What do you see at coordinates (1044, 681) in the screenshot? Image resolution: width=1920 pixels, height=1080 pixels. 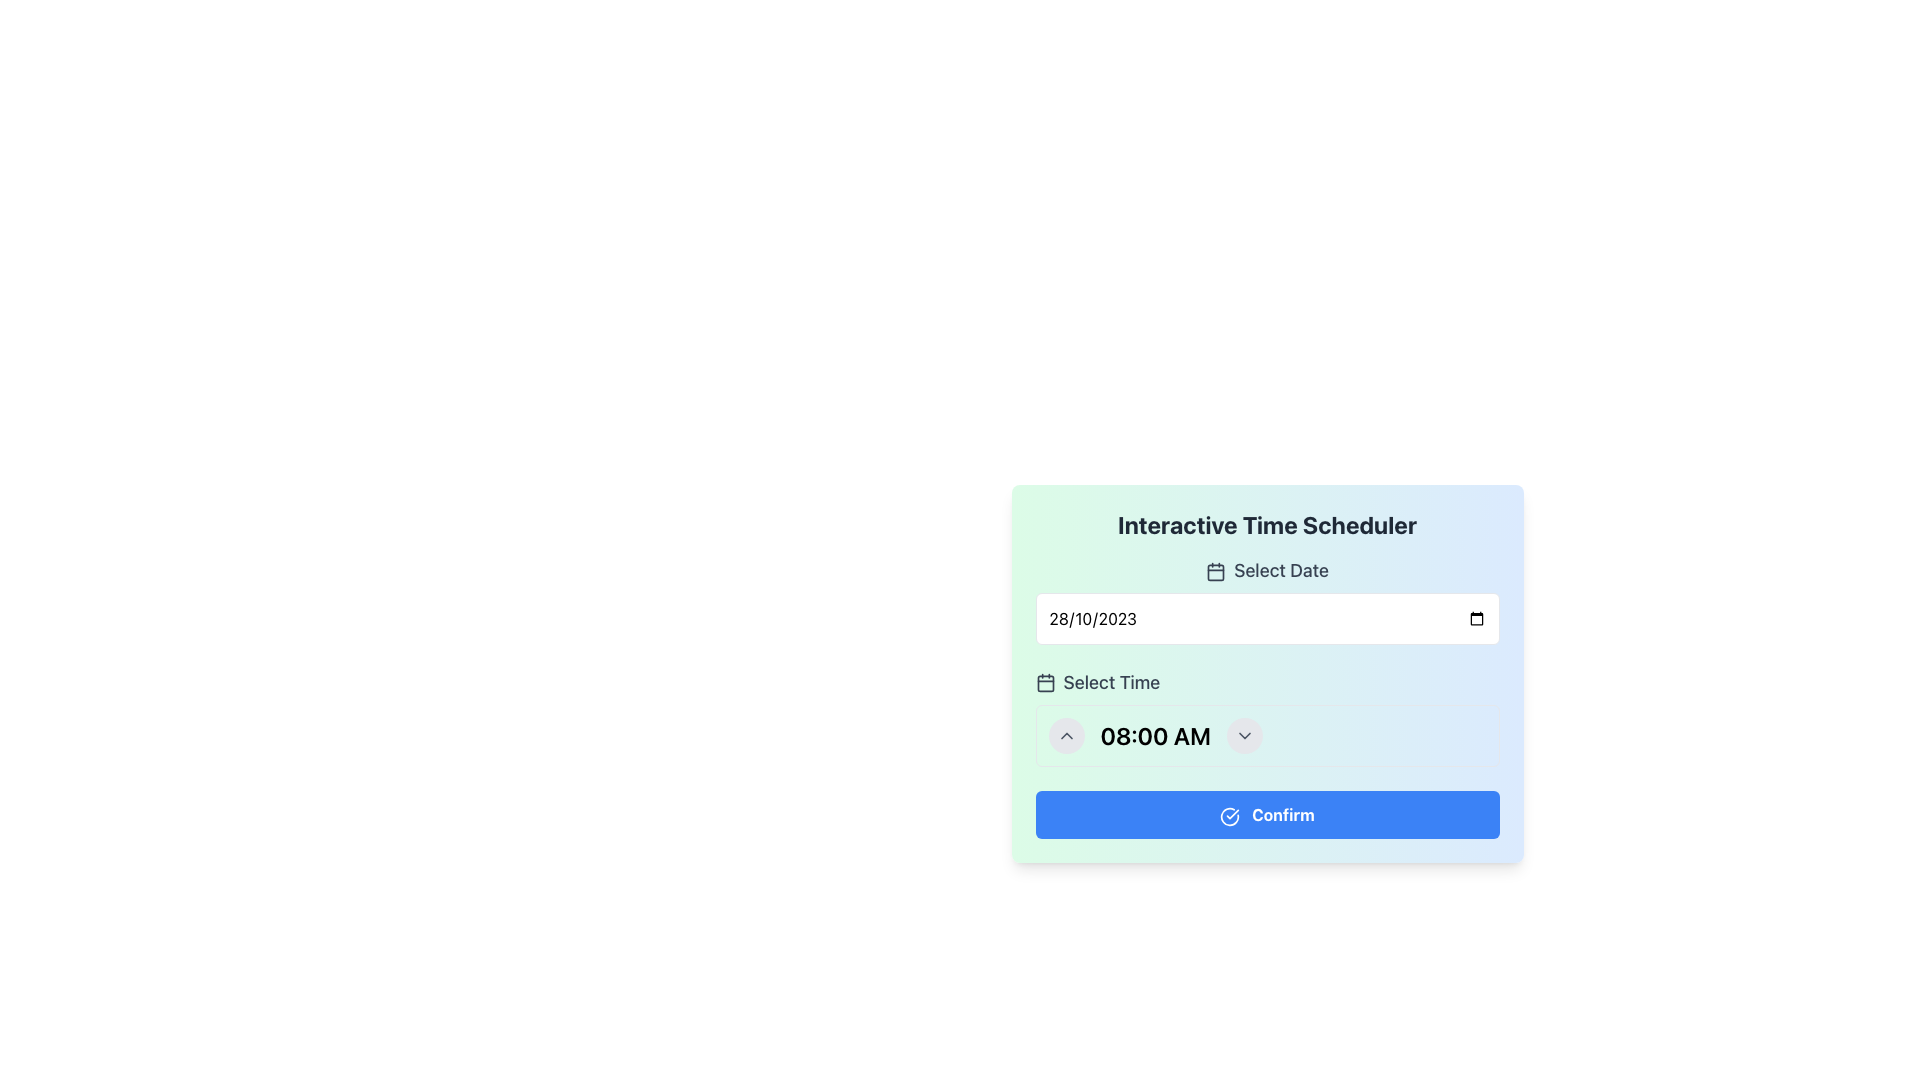 I see `the calendar icon, which is styled with a square outline and rounded corners, located next to the 'Select Time' label in the lower half of the interface` at bounding box center [1044, 681].